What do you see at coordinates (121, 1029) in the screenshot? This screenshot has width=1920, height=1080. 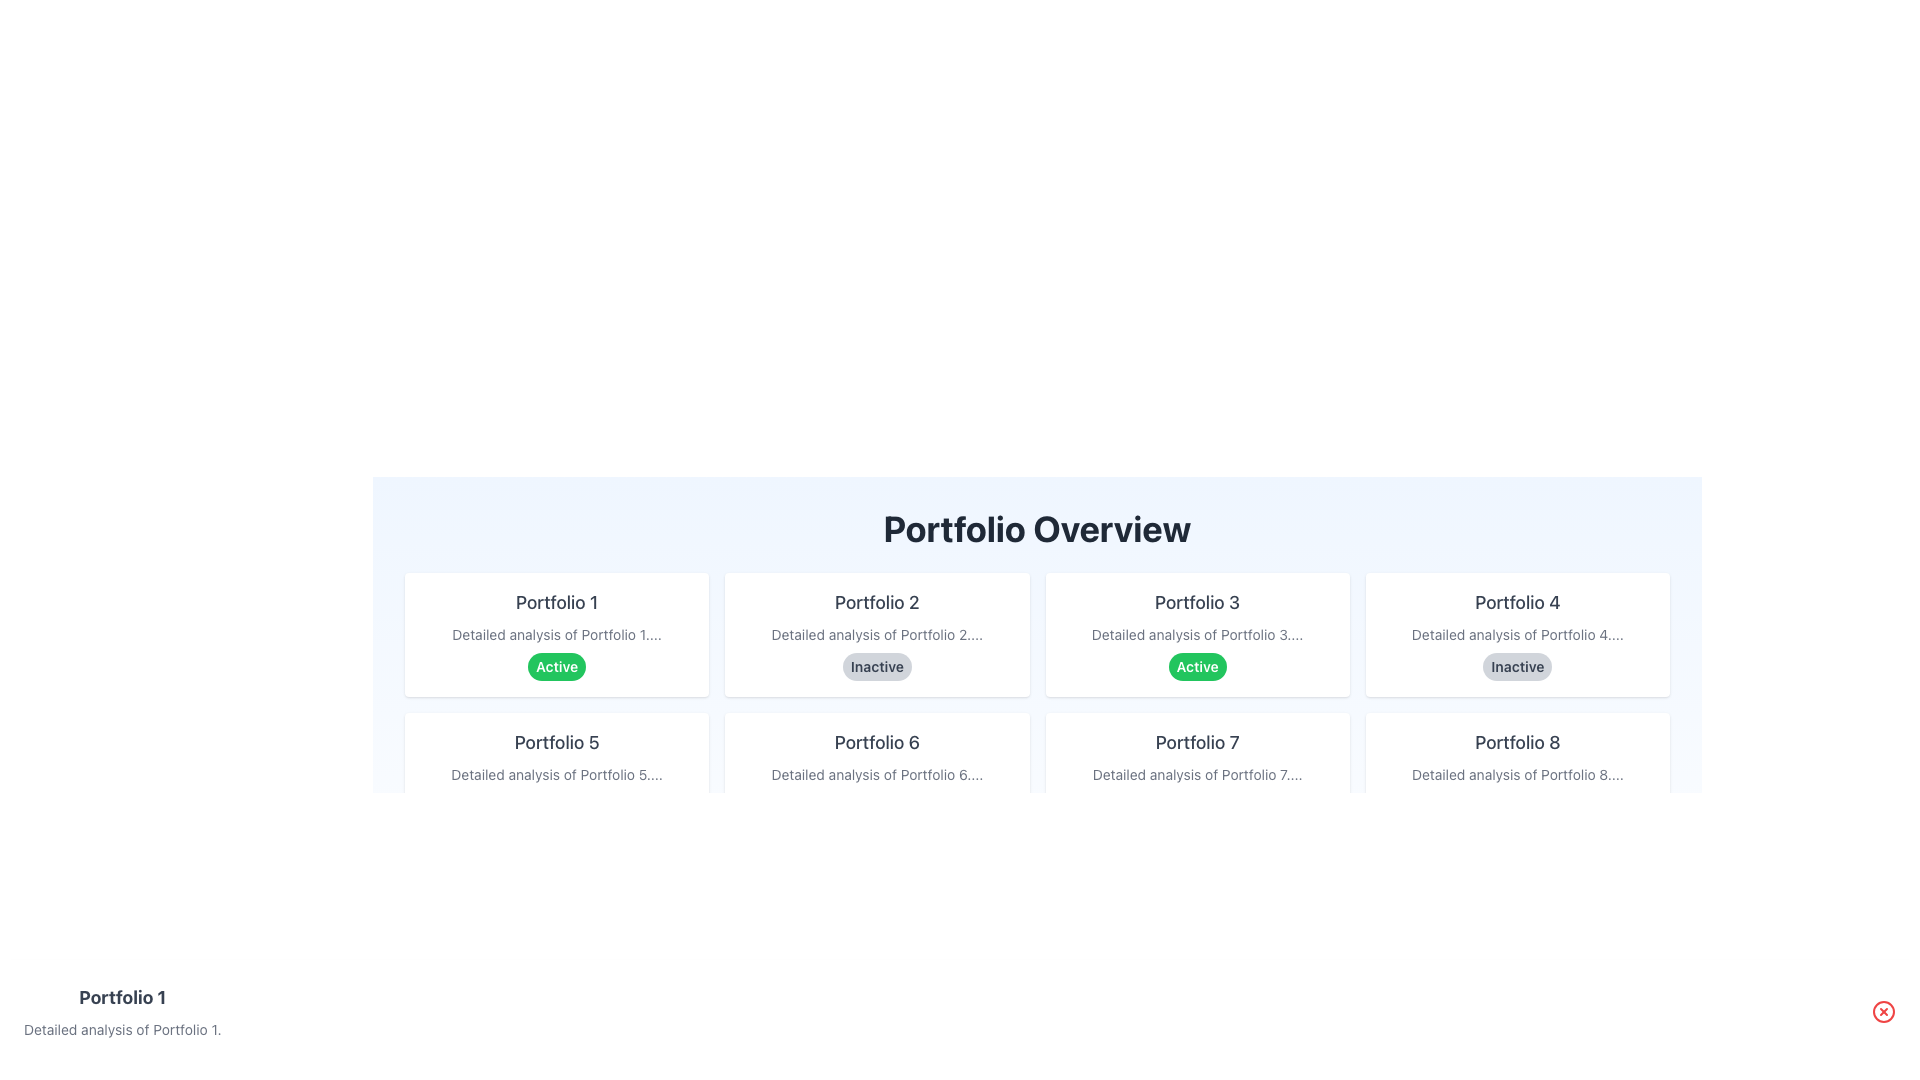 I see `static text content element that presents the description 'Detailed analysis of Portfolio 1.' located beneath the header 'Portfolio 1'` at bounding box center [121, 1029].